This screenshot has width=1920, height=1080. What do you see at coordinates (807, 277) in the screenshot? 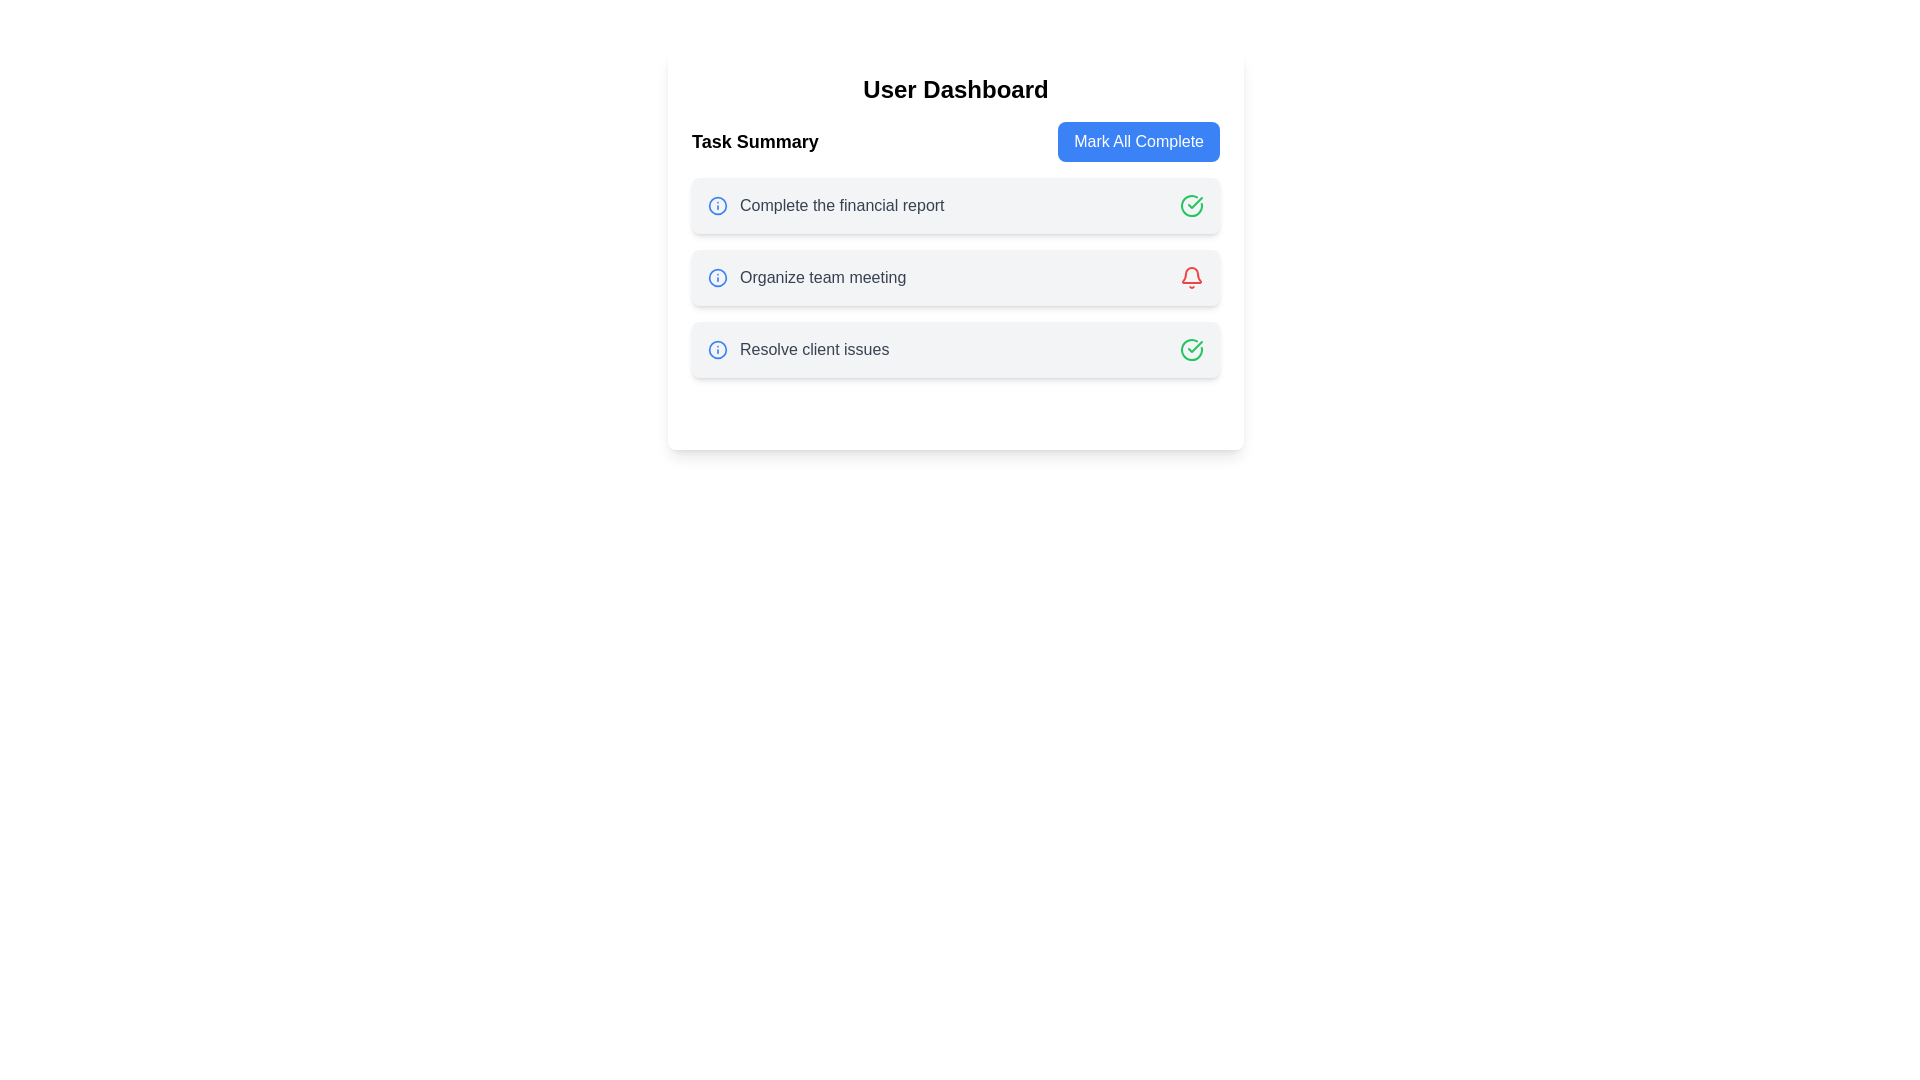
I see `the second task item in the vertical list, which displays information about a specific task, located within the card-like structure` at bounding box center [807, 277].